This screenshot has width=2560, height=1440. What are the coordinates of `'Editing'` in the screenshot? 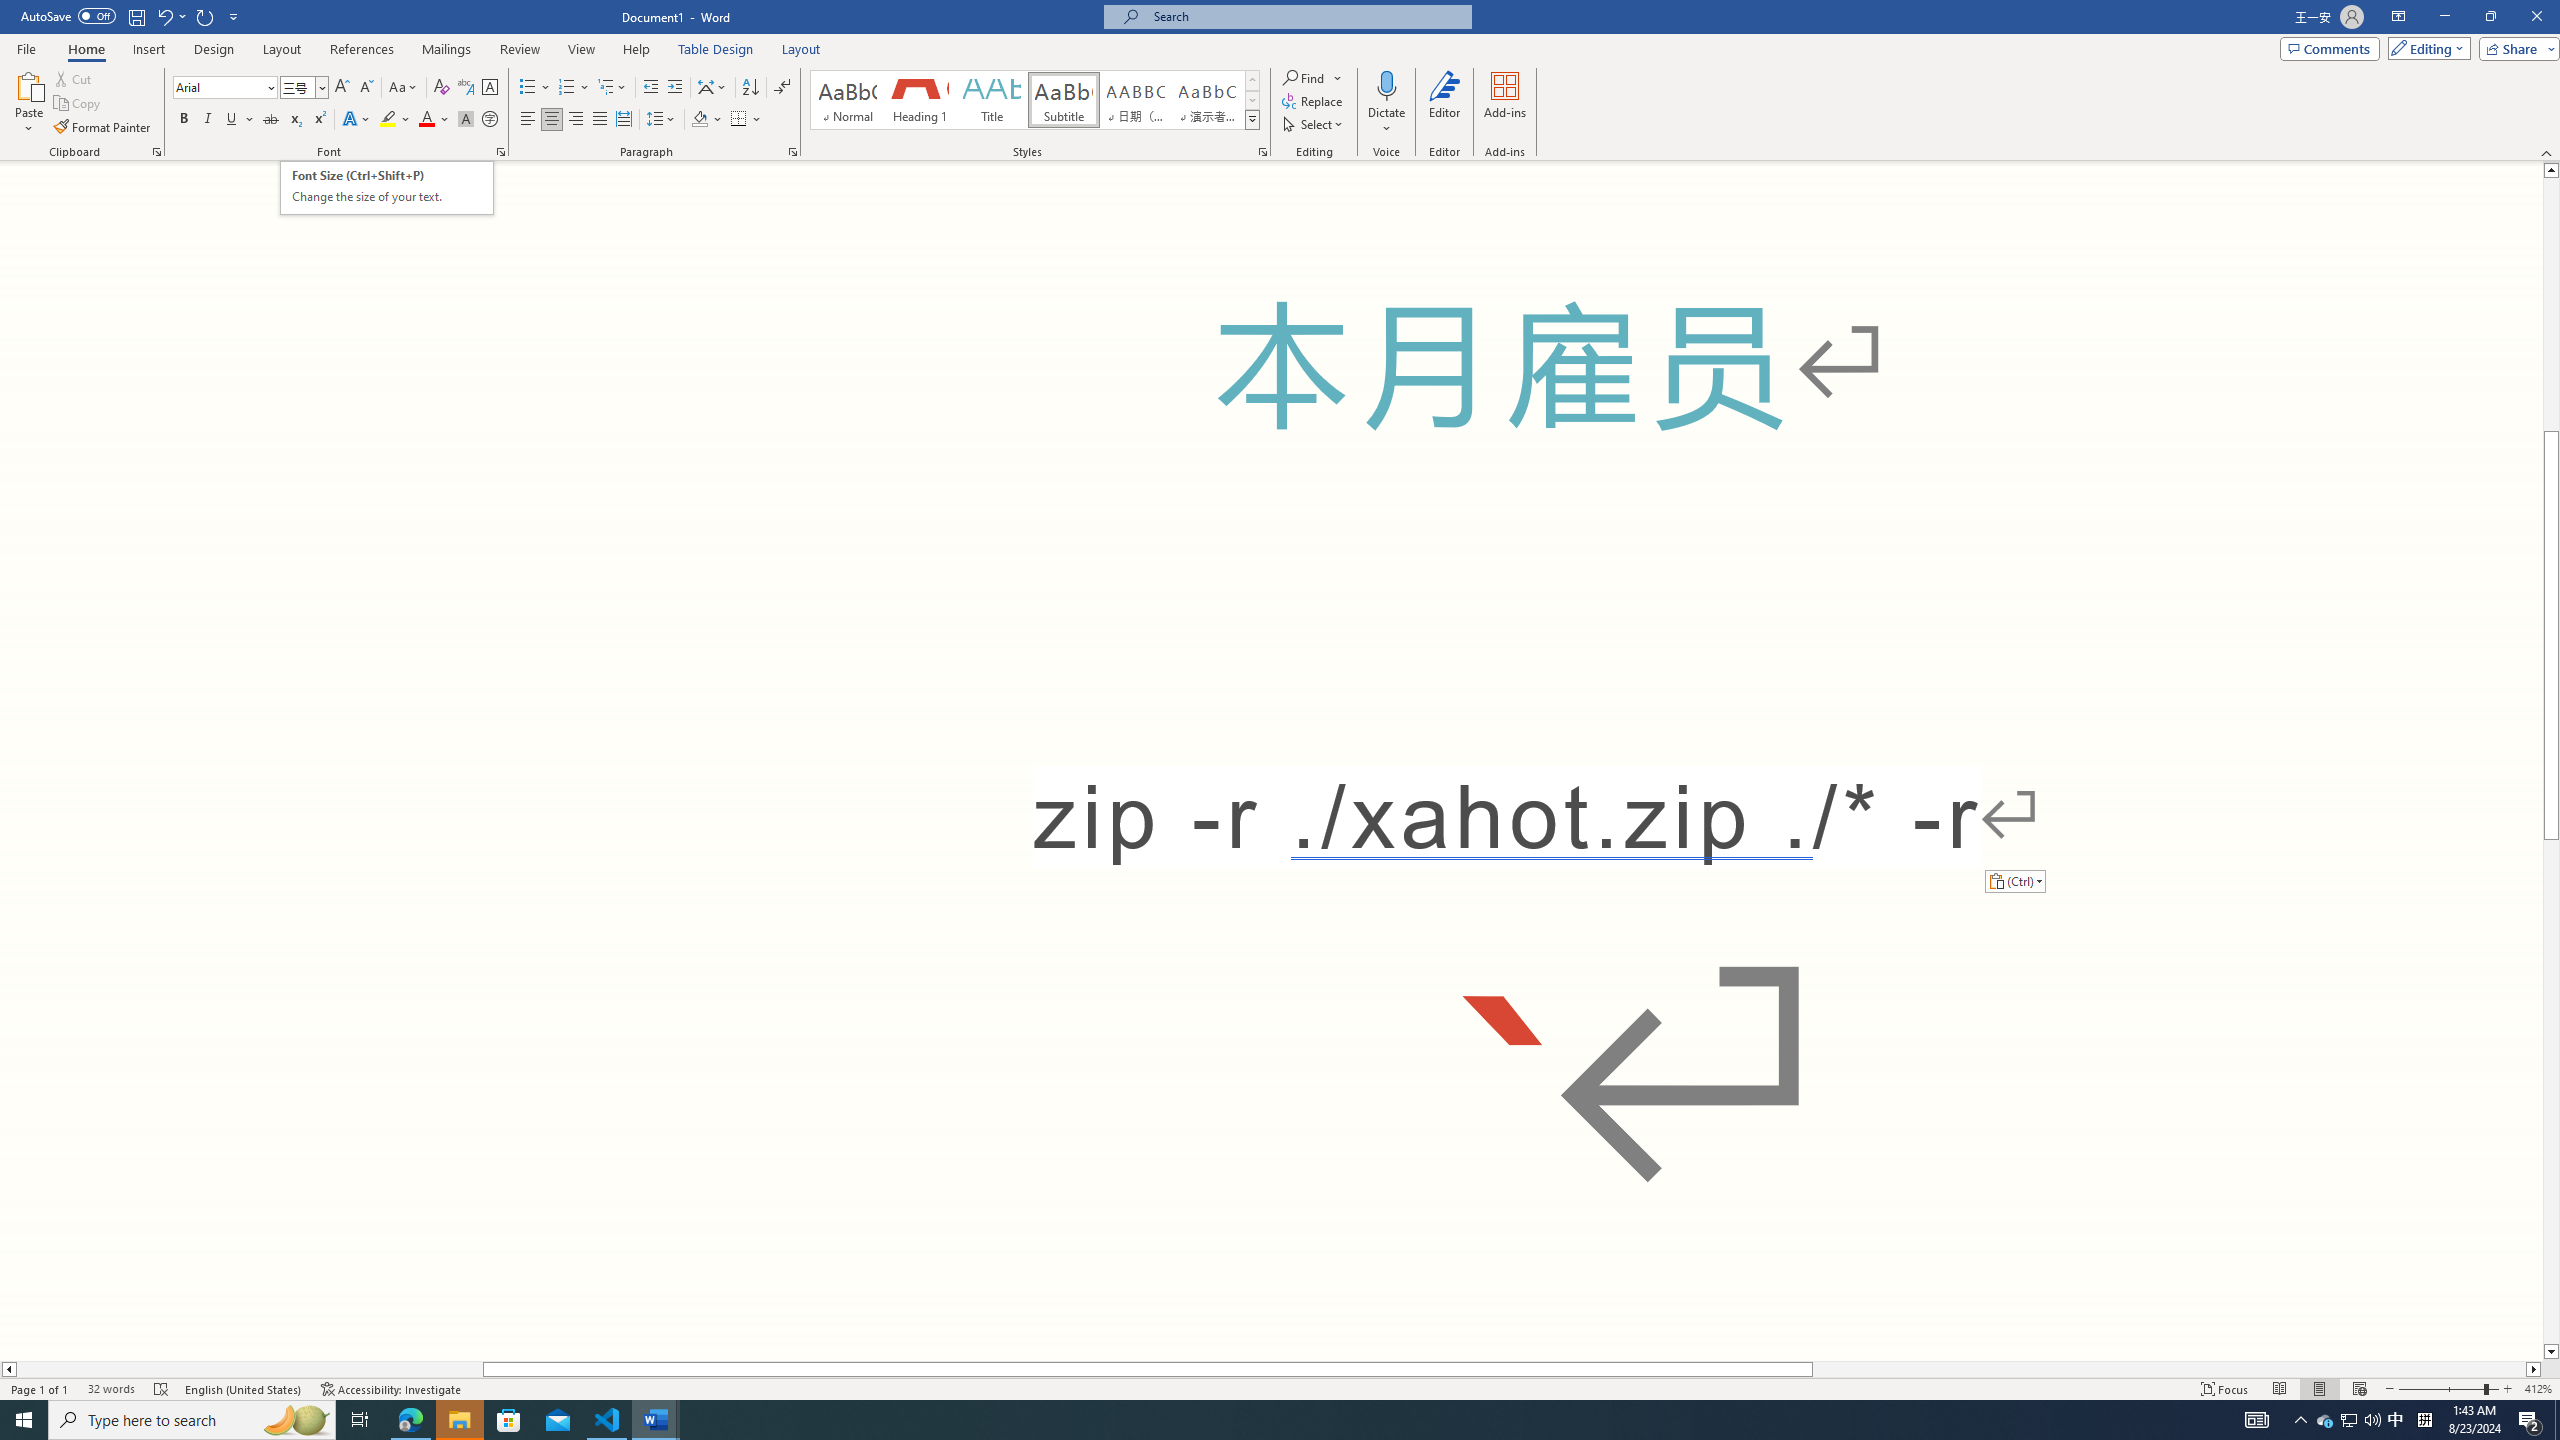 It's located at (2425, 47).